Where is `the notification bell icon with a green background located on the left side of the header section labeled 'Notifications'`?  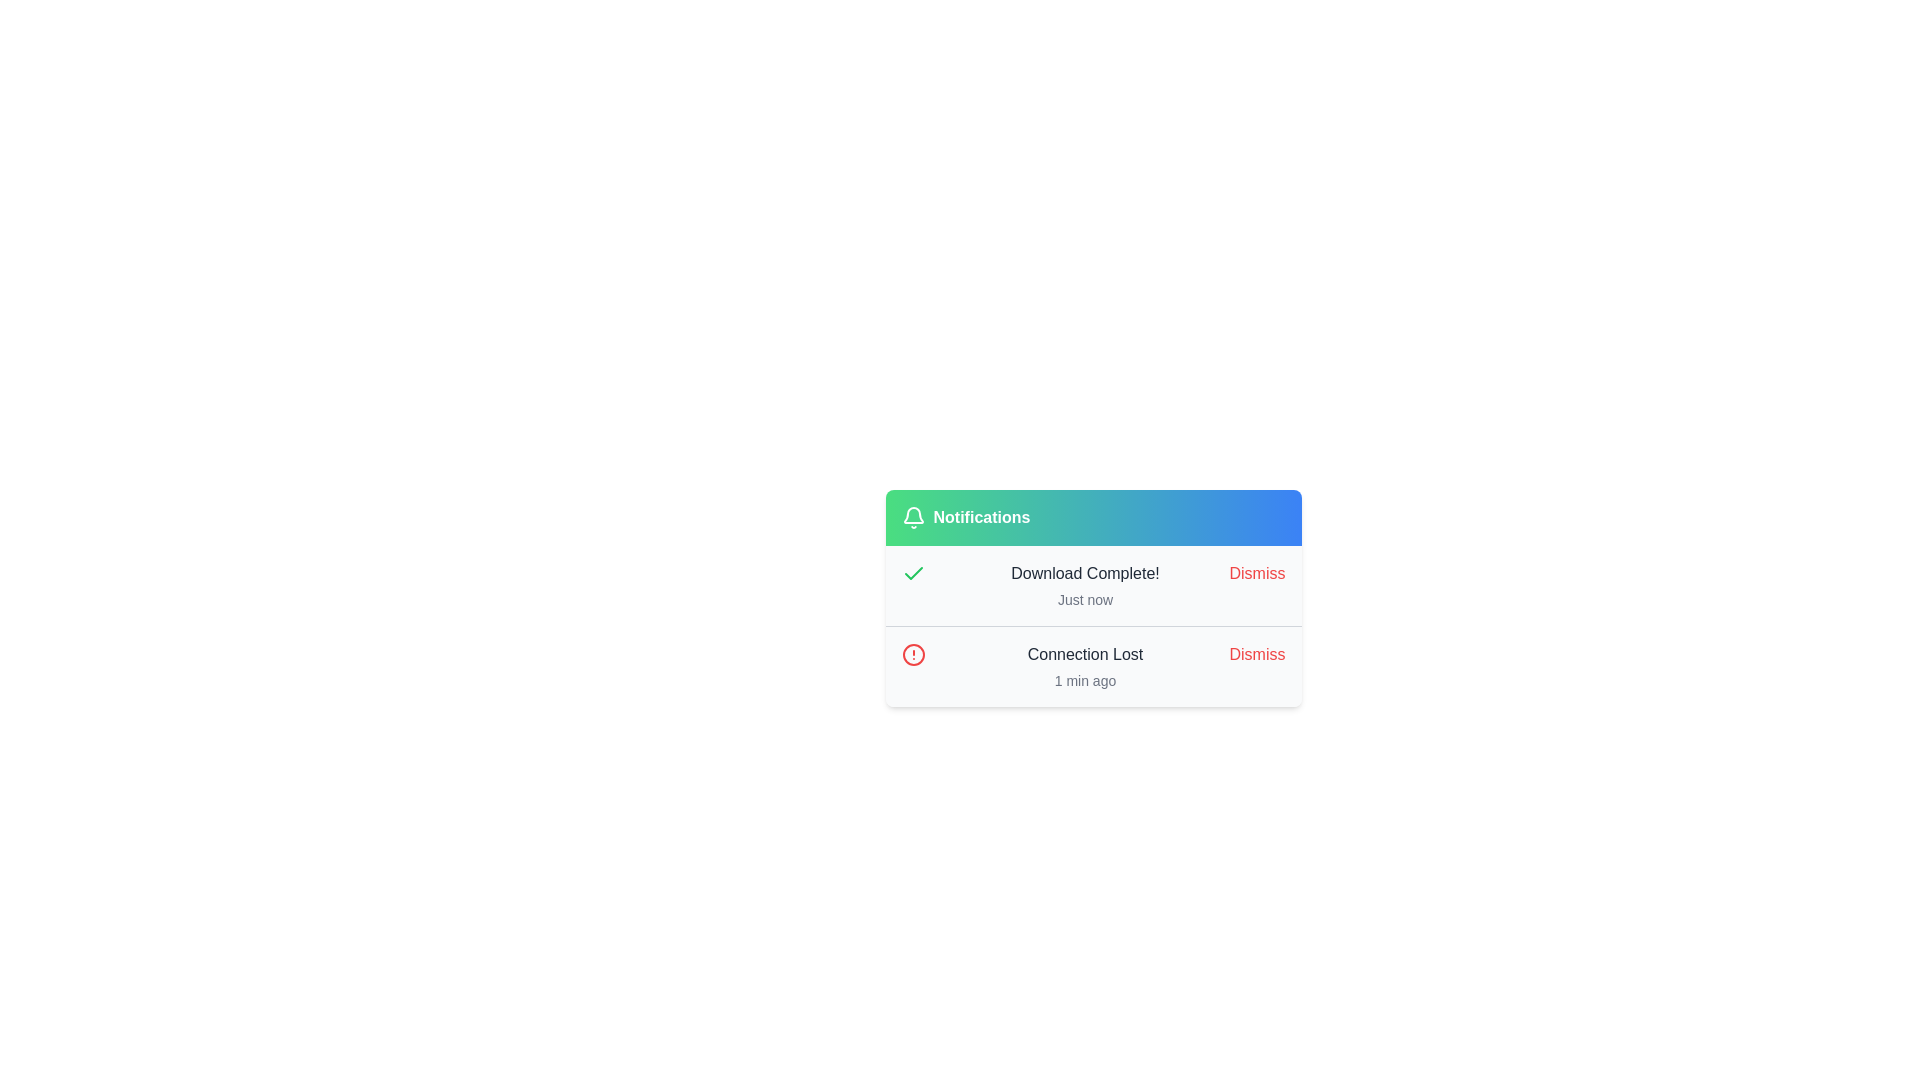
the notification bell icon with a green background located on the left side of the header section labeled 'Notifications' is located at coordinates (912, 516).